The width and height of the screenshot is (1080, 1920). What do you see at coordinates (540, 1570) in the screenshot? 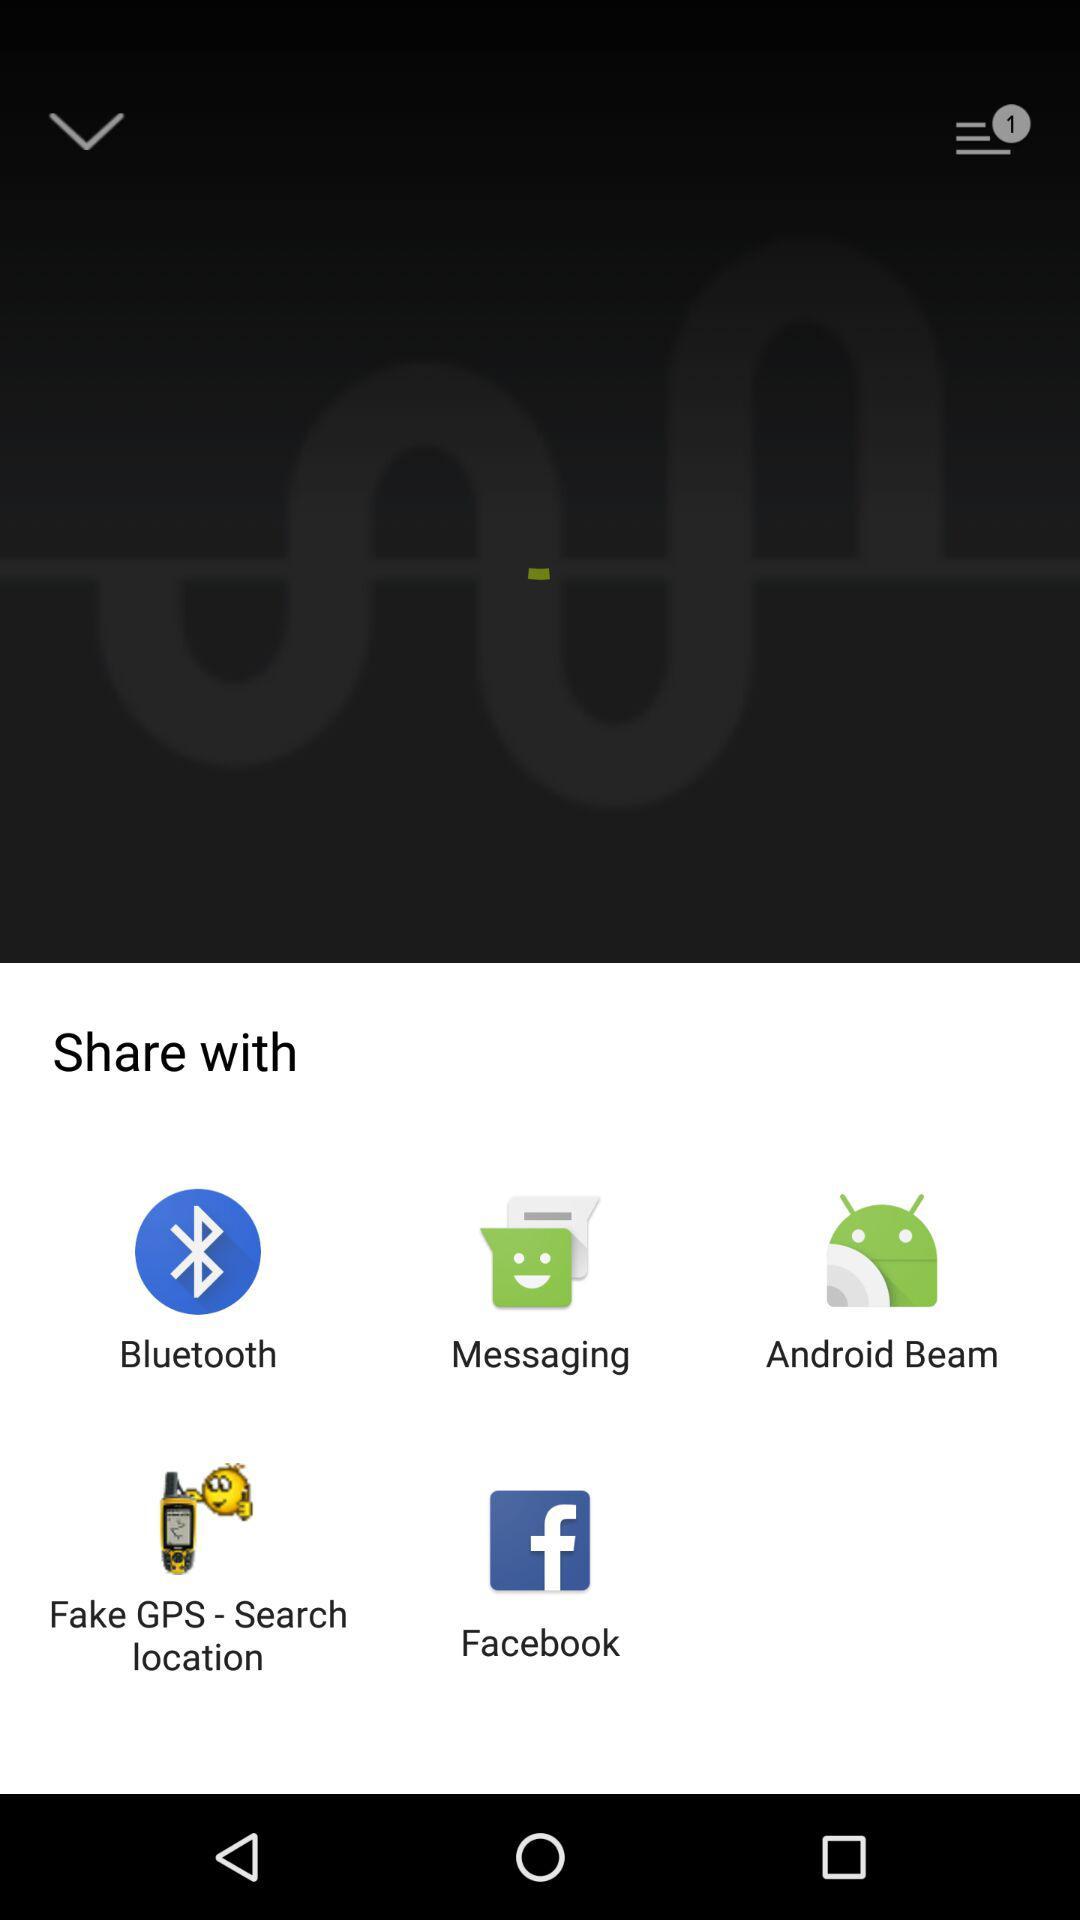
I see `the icon to the right of fake gps search button` at bounding box center [540, 1570].